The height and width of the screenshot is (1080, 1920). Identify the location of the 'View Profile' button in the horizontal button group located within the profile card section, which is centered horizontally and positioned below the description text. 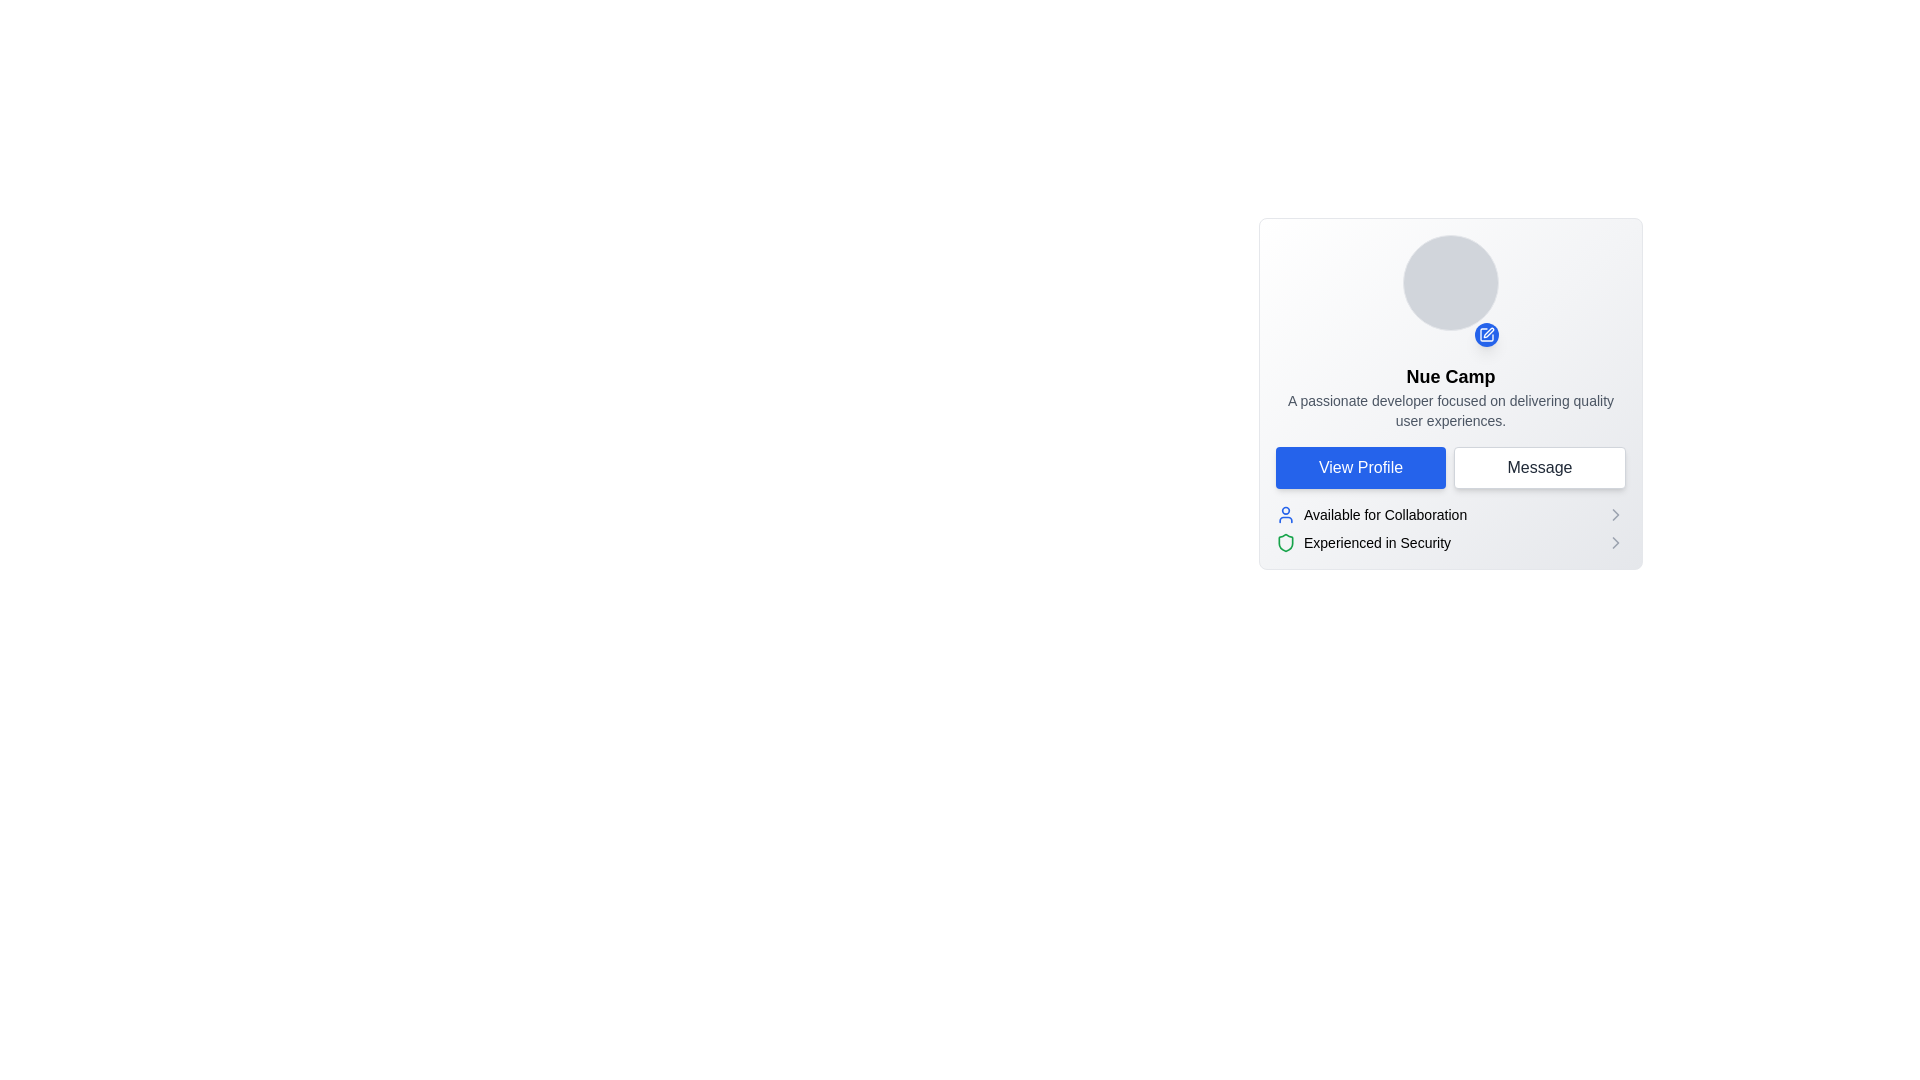
(1450, 467).